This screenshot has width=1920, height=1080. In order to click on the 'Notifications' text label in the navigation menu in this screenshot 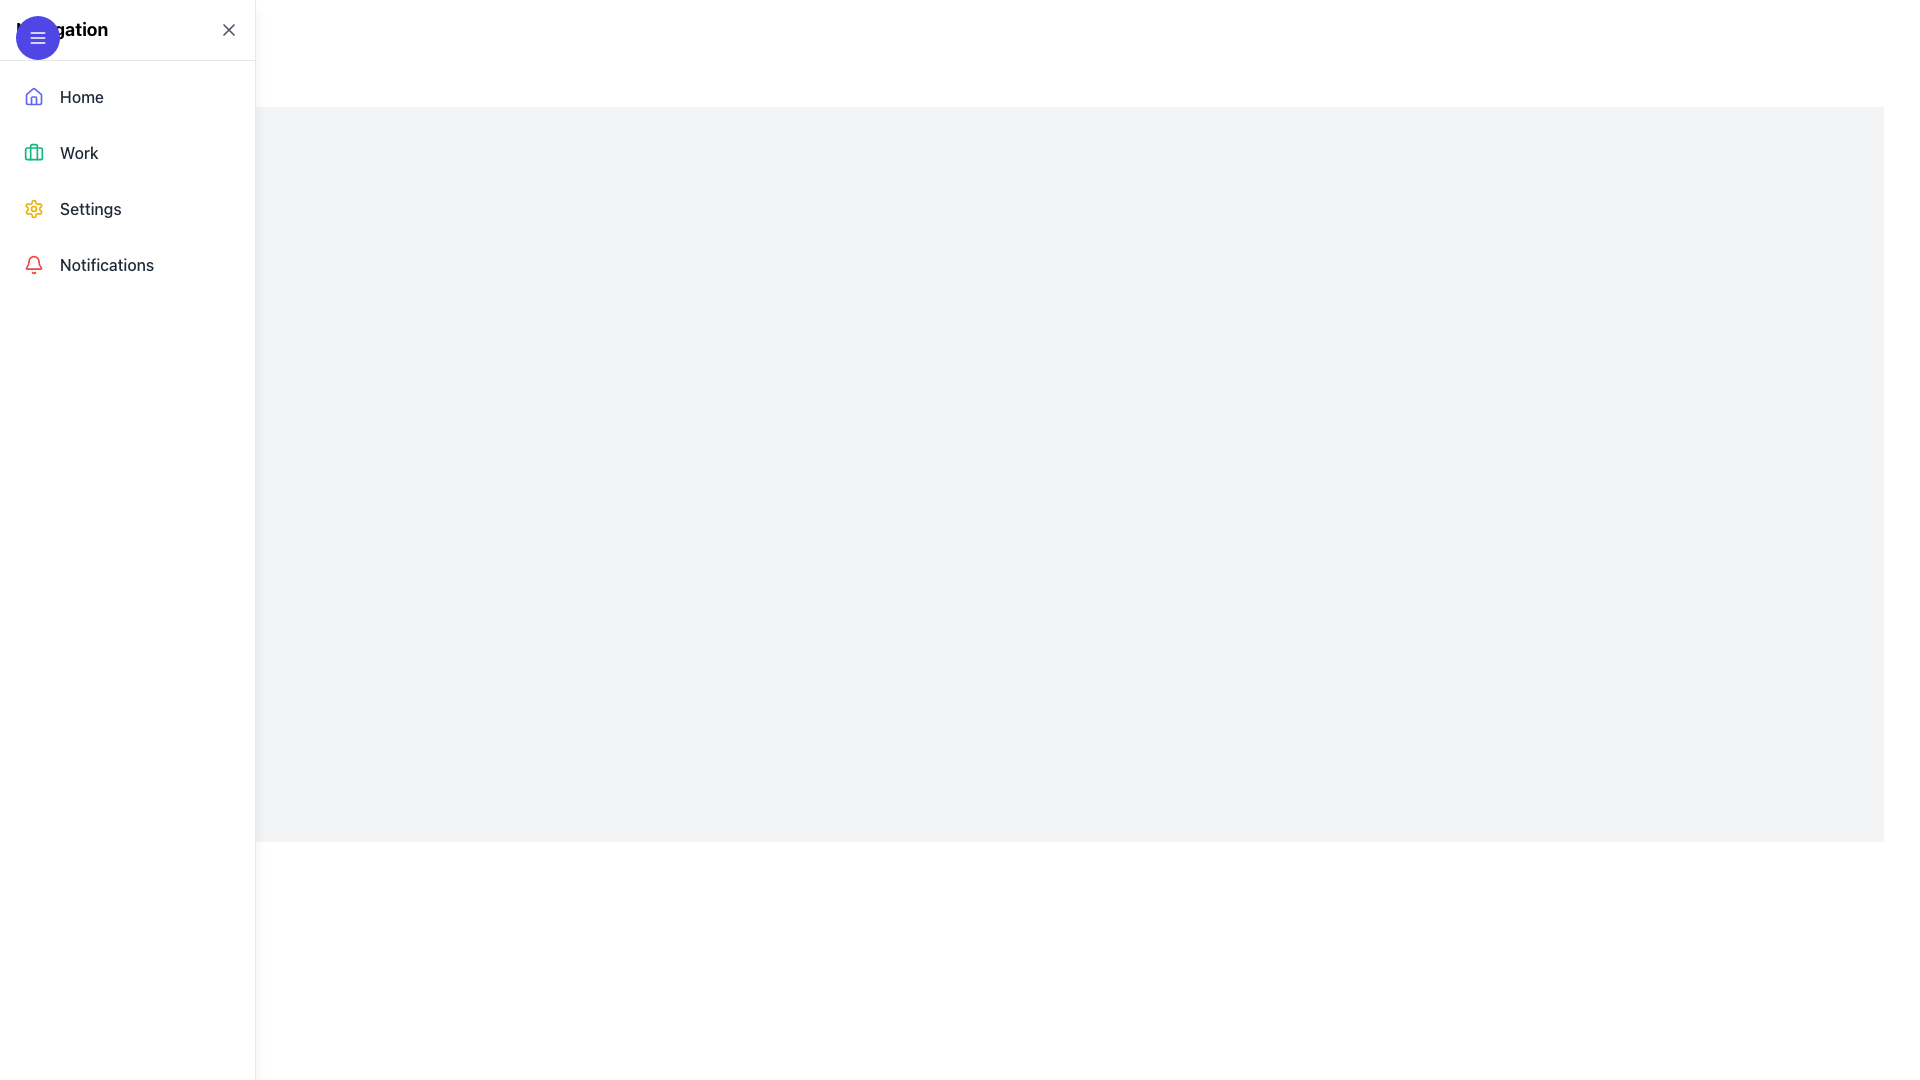, I will do `click(106, 264)`.